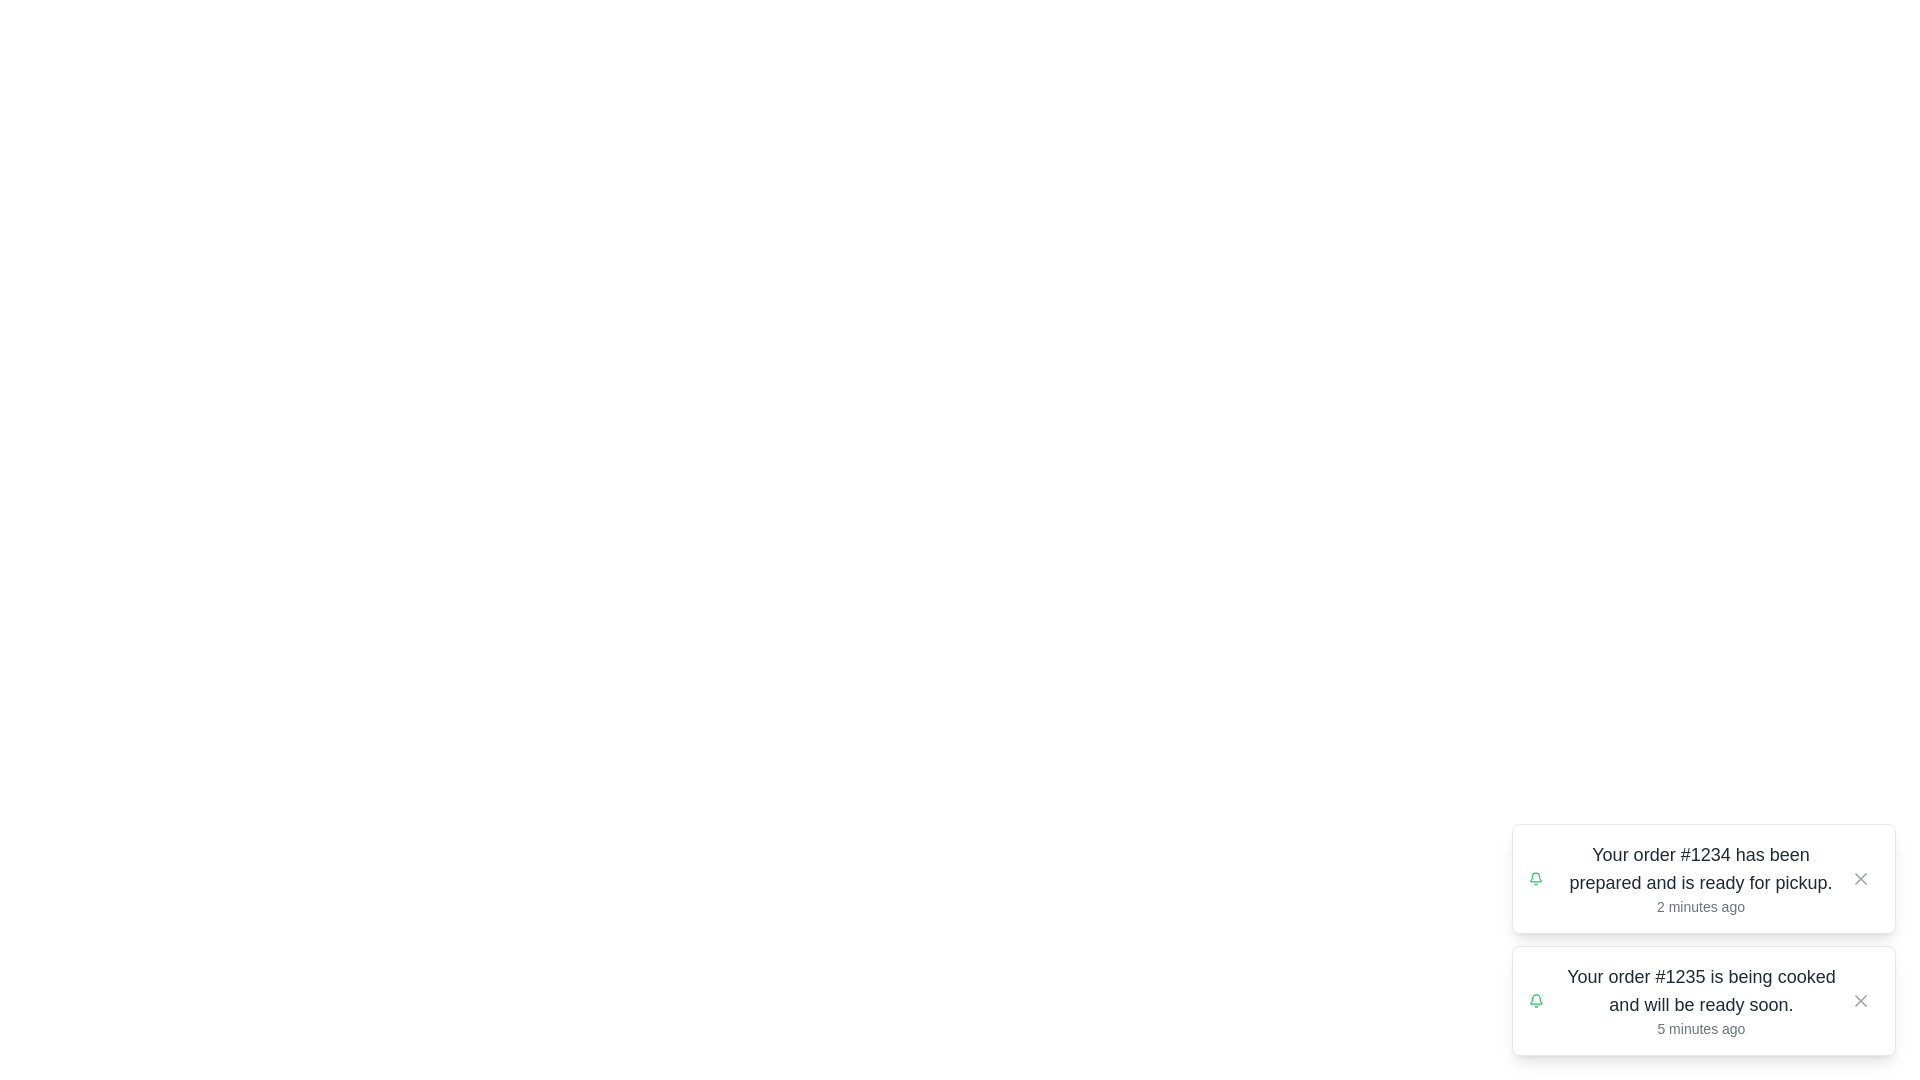  What do you see at coordinates (1700, 1029) in the screenshot?
I see `text label displaying '5 minutes ago' in light gray font, located at the bottom of the notification box for order #1235` at bounding box center [1700, 1029].